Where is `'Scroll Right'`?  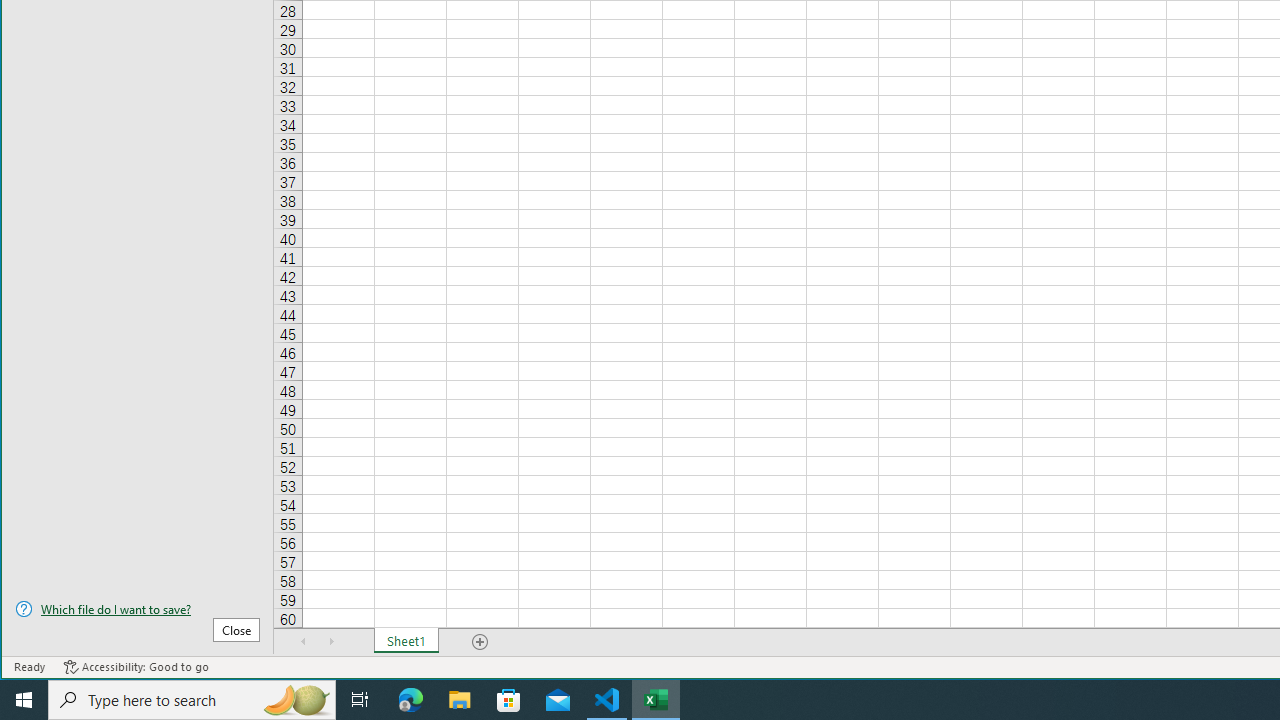
'Scroll Right' is located at coordinates (331, 641).